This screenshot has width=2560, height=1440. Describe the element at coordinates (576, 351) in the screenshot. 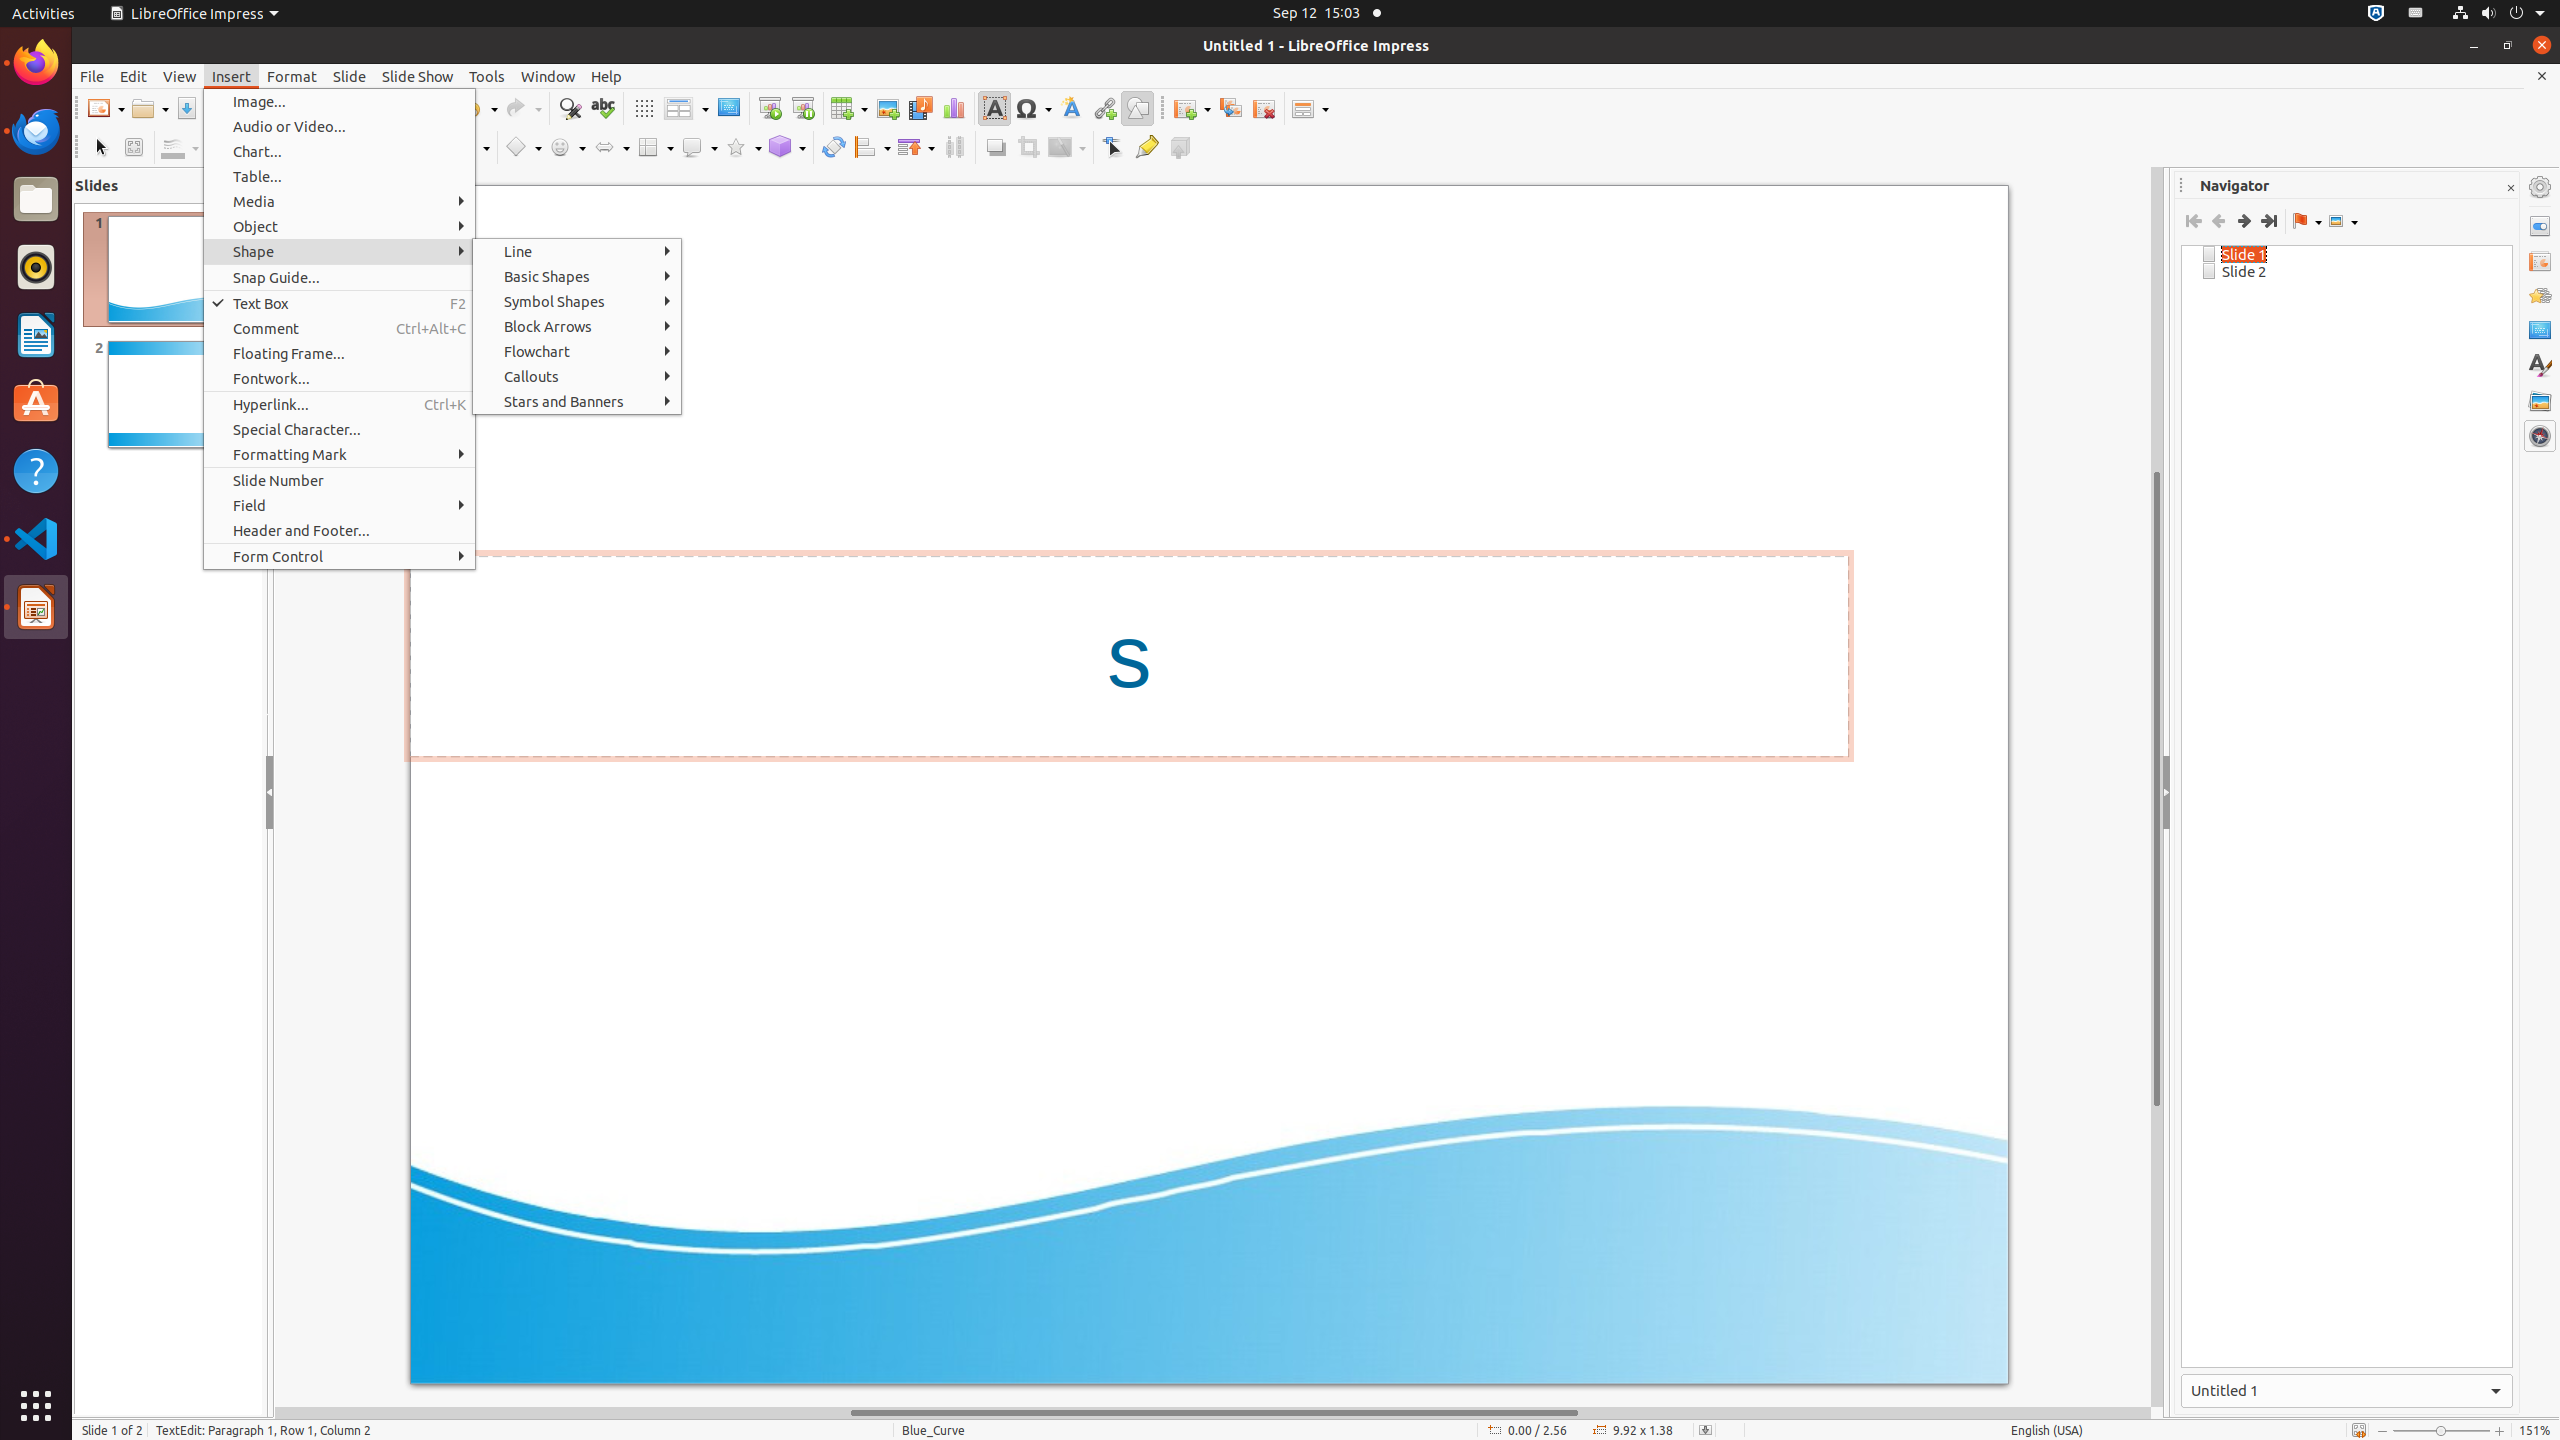

I see `'Flowchart'` at that location.